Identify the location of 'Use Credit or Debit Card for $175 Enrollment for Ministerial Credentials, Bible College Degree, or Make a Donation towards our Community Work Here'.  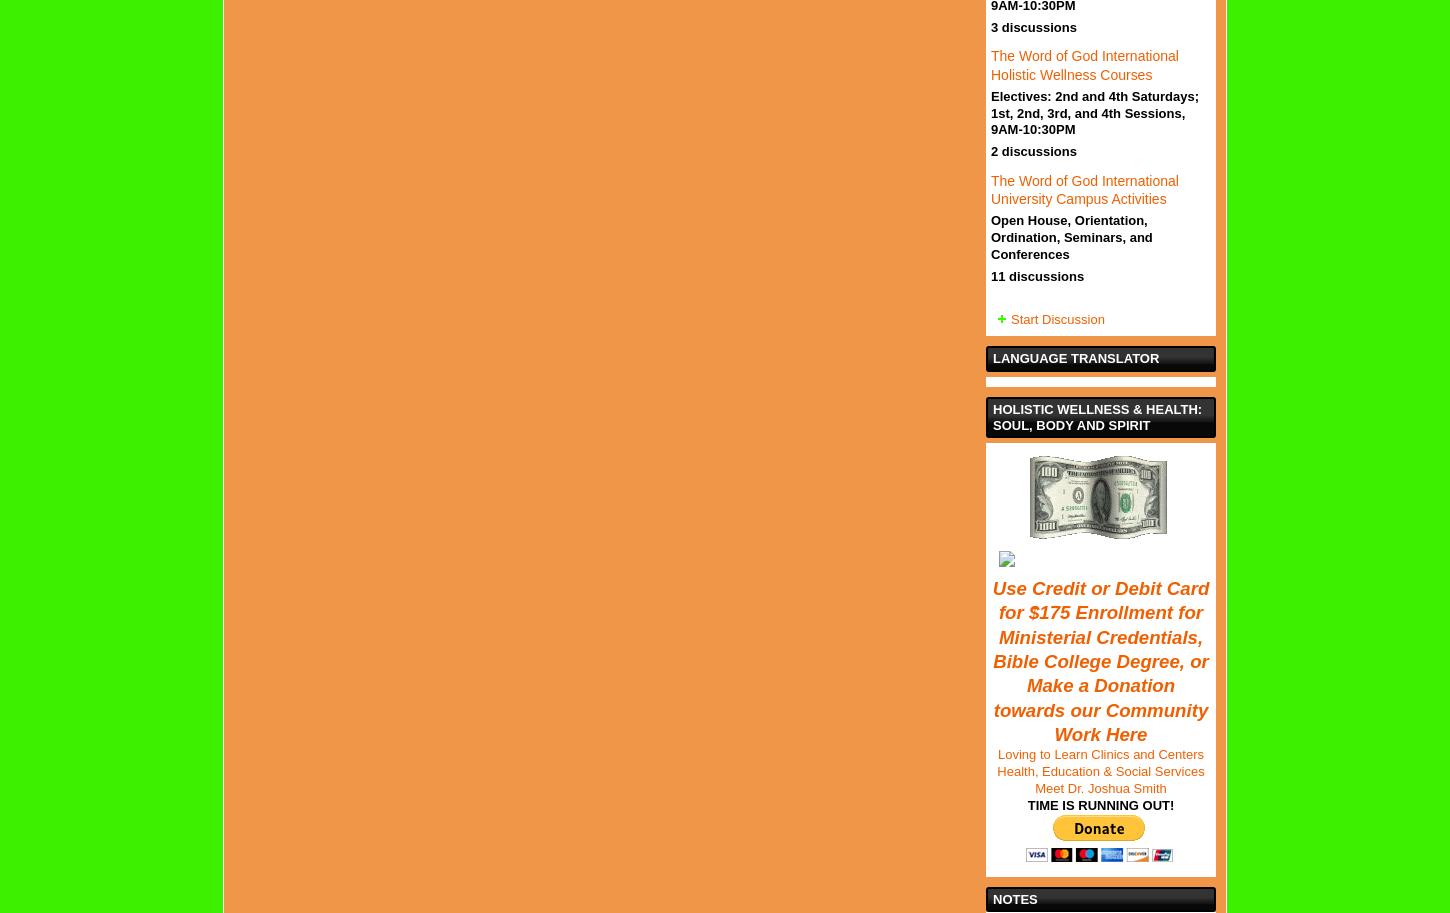
(1099, 660).